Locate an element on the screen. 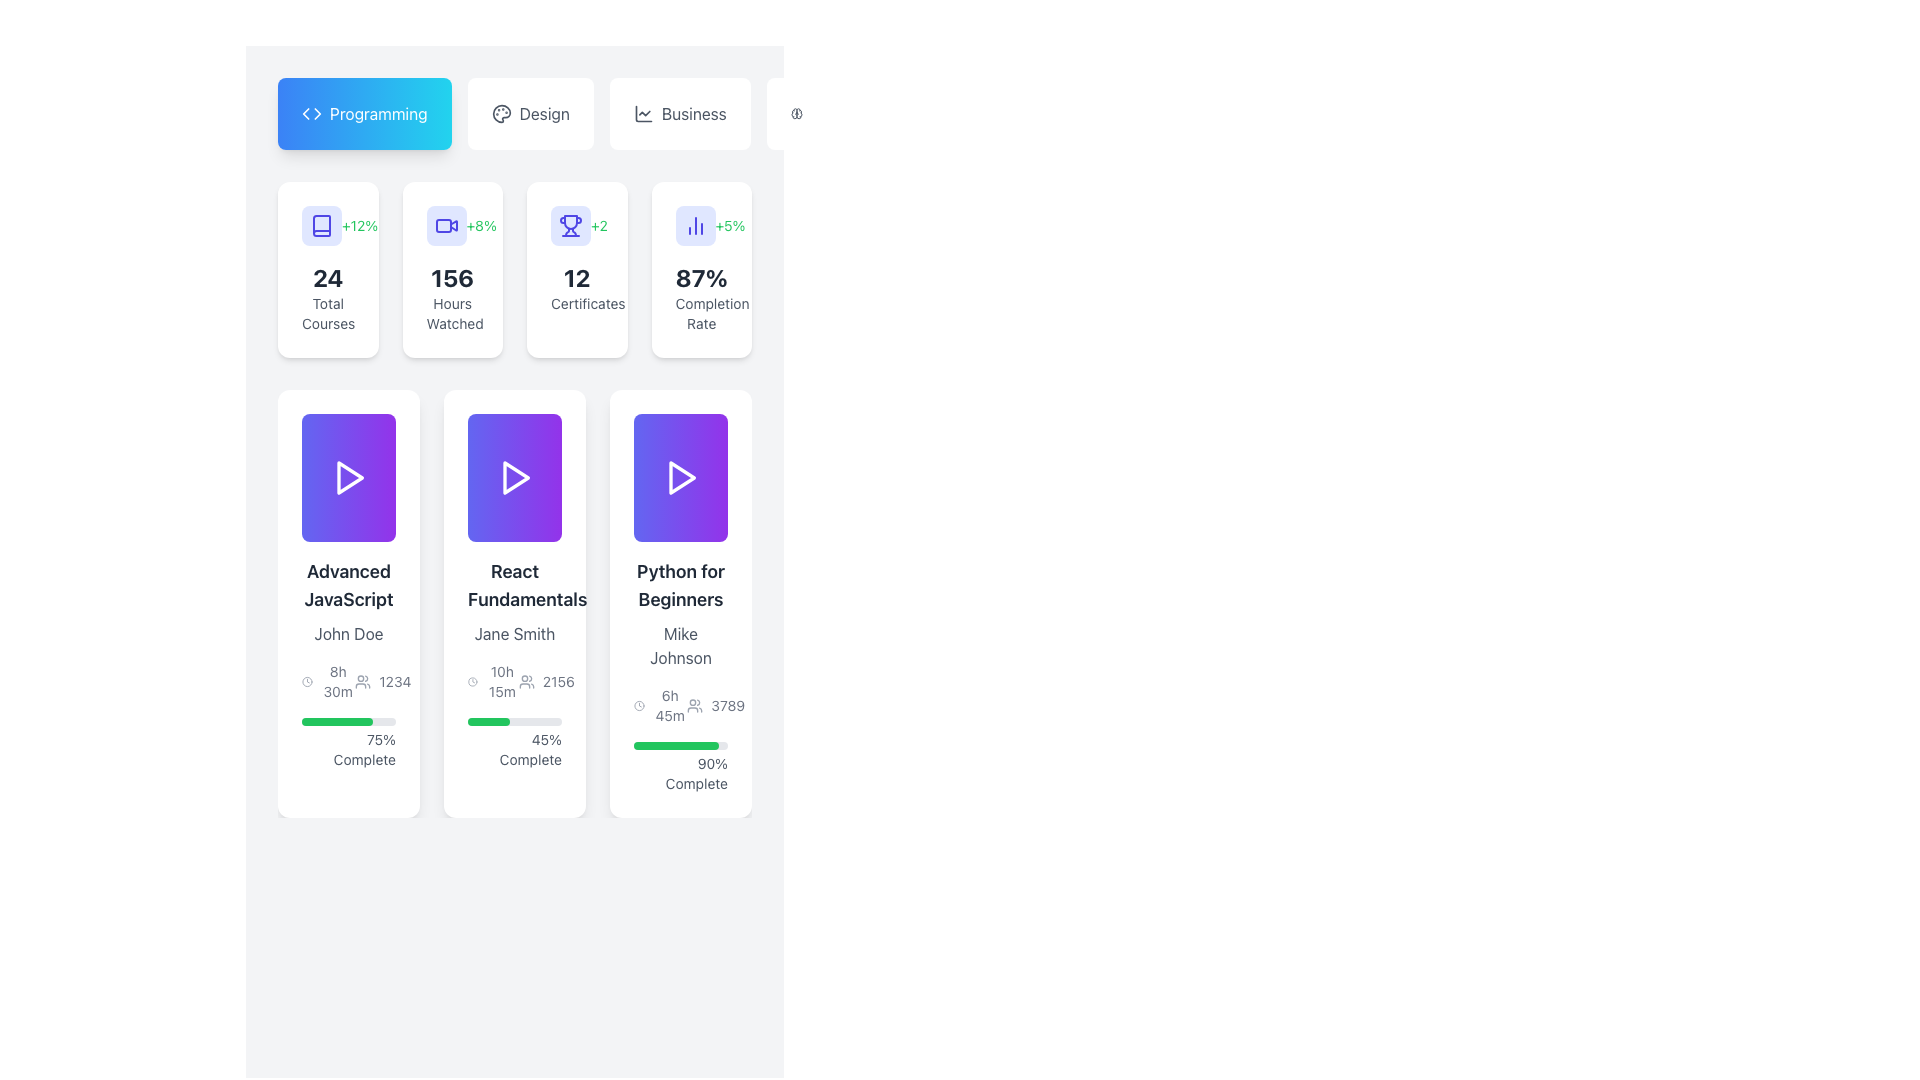 The image size is (1920, 1080). the indigo vertically aligned bar chart icon located at the center of the fourth card in the top row of the layout is located at coordinates (695, 225).